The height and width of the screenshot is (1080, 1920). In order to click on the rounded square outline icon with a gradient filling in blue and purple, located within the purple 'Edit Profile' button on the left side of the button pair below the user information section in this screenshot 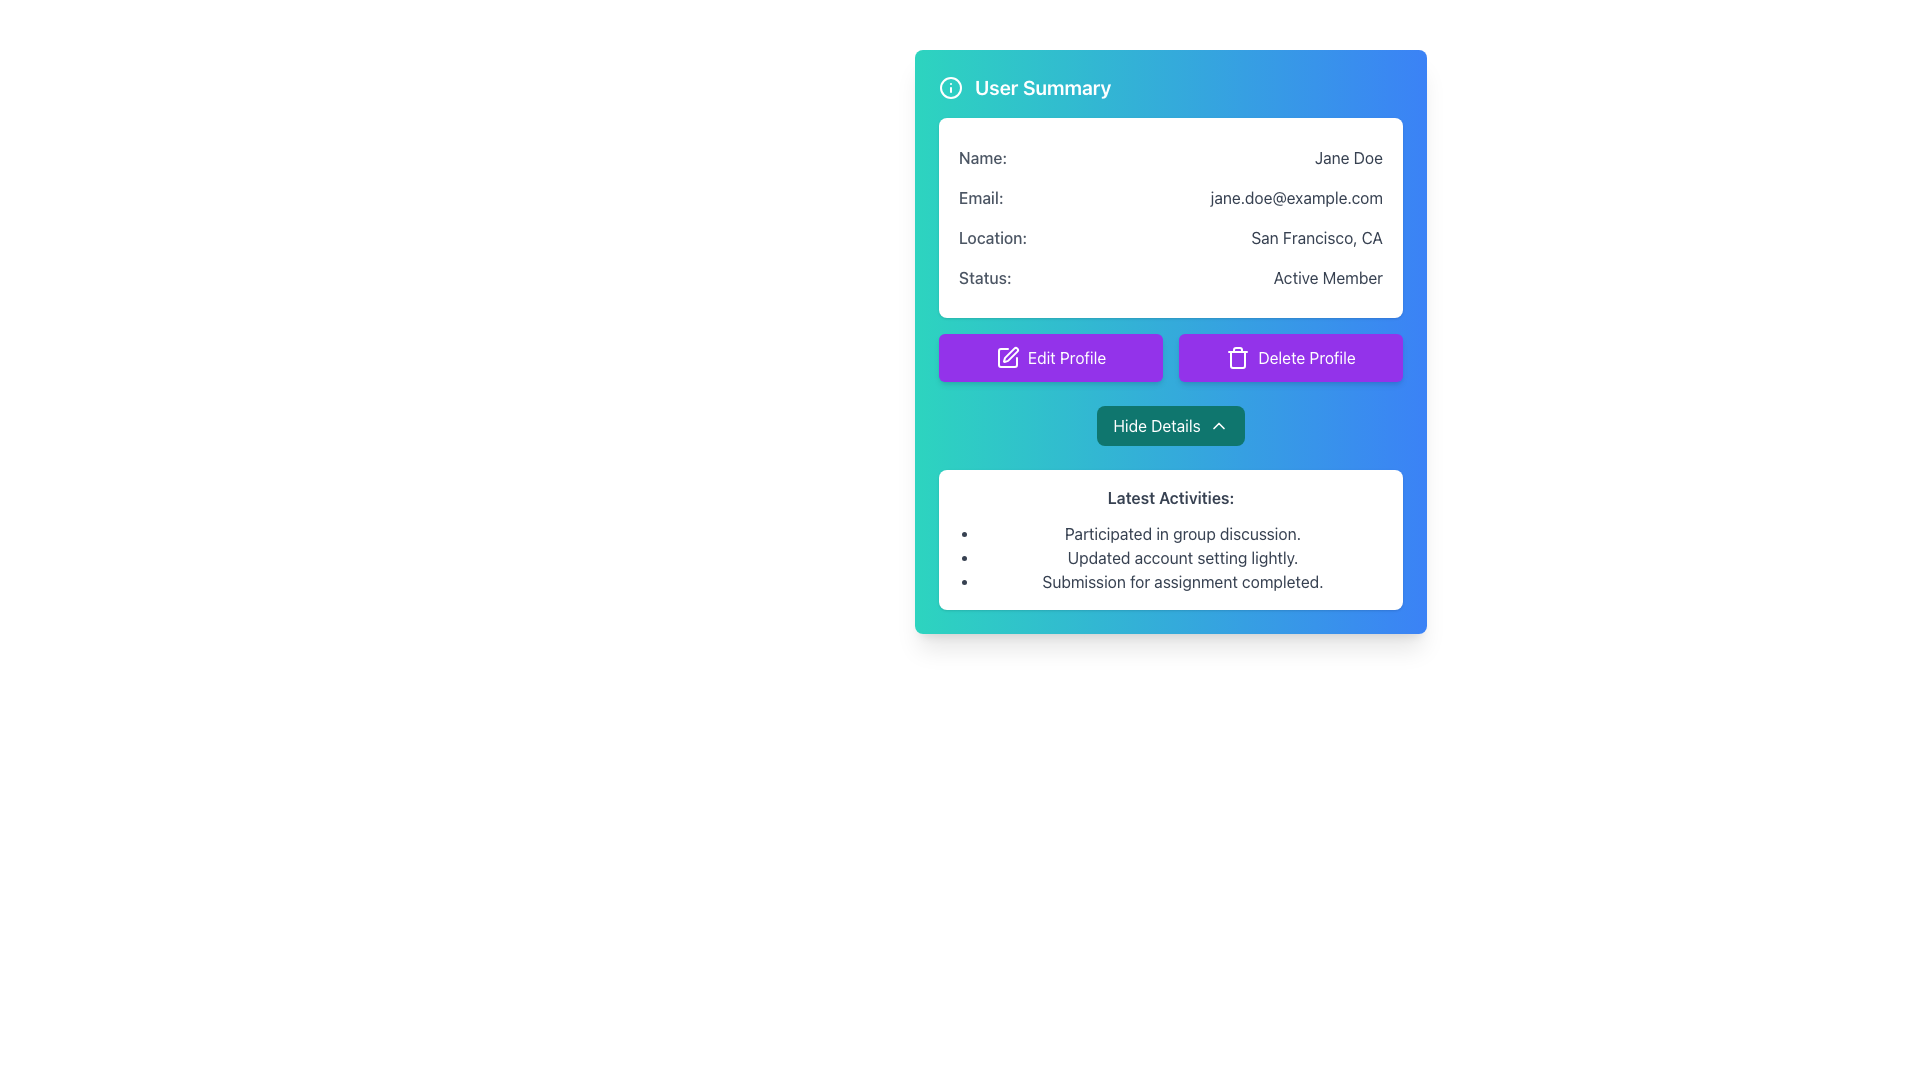, I will do `click(1007, 357)`.